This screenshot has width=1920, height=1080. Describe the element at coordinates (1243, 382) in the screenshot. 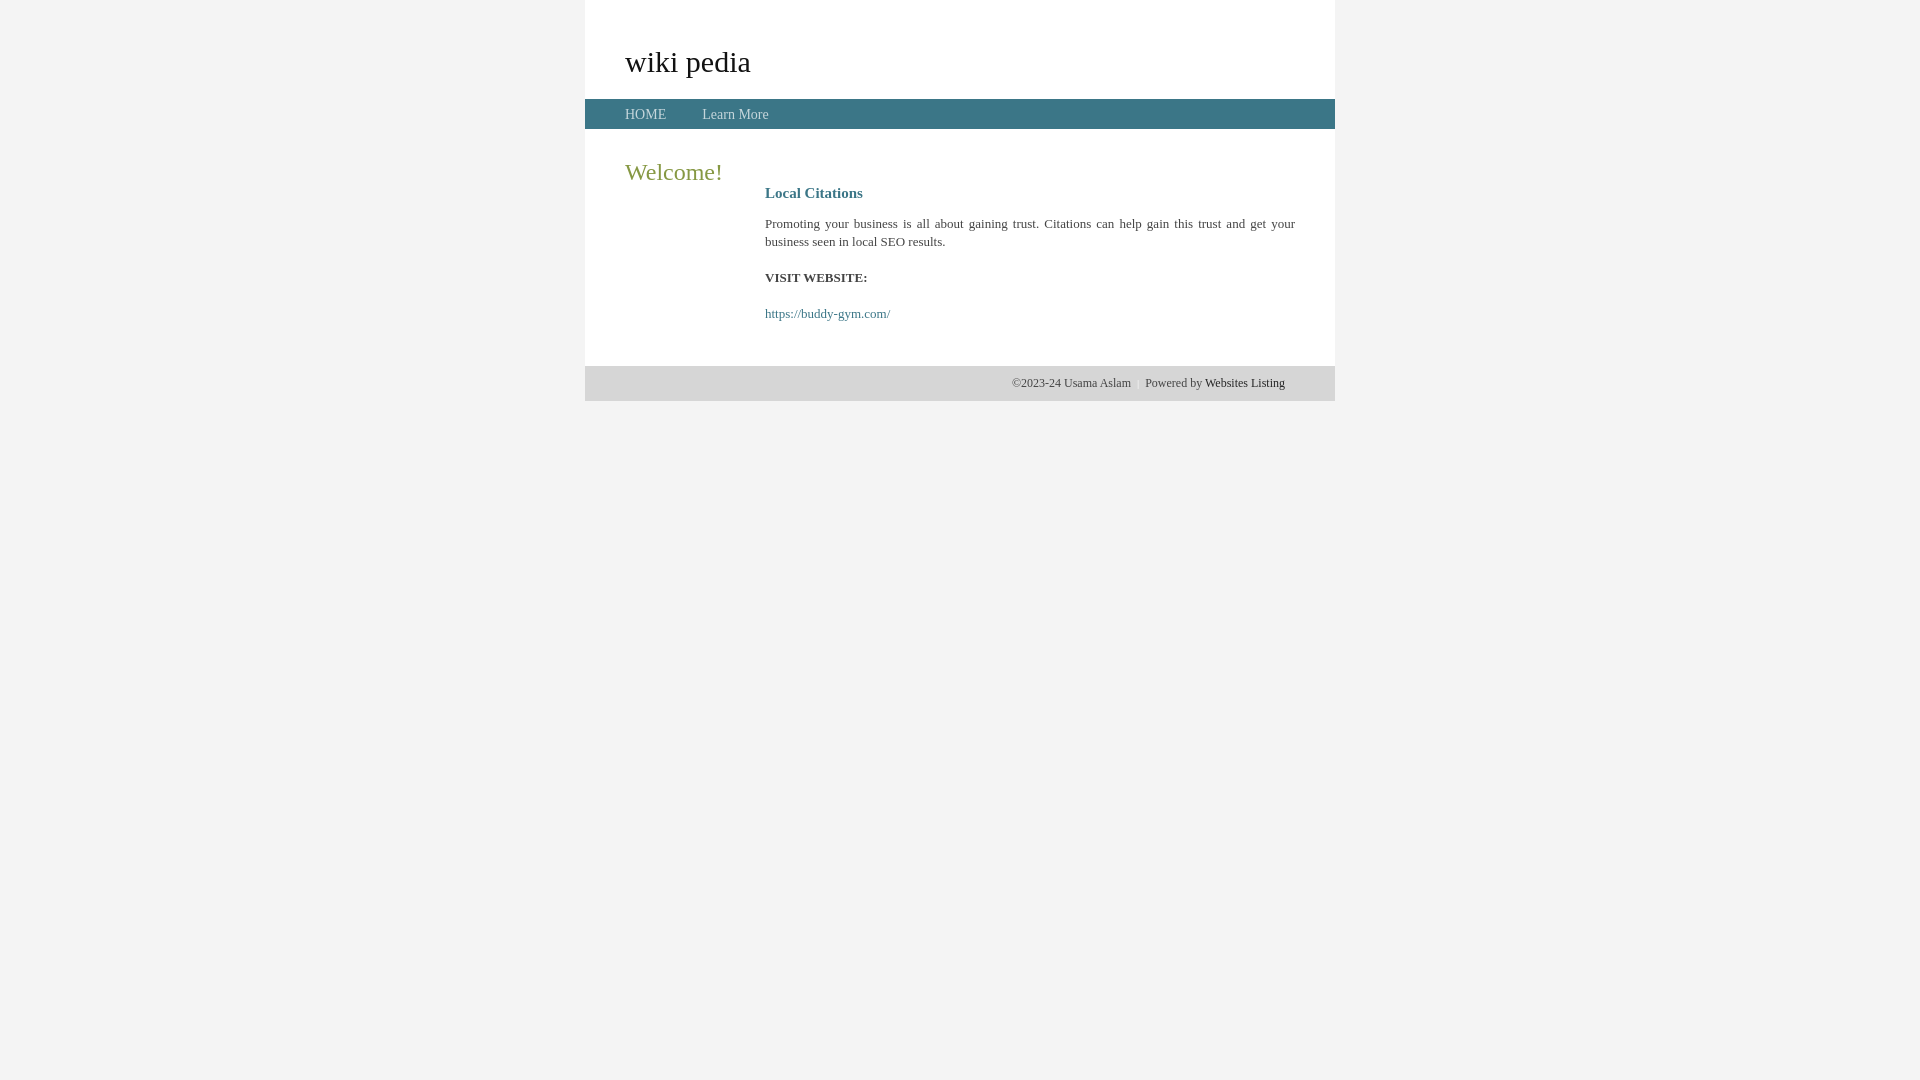

I see `'Websites Listing'` at that location.